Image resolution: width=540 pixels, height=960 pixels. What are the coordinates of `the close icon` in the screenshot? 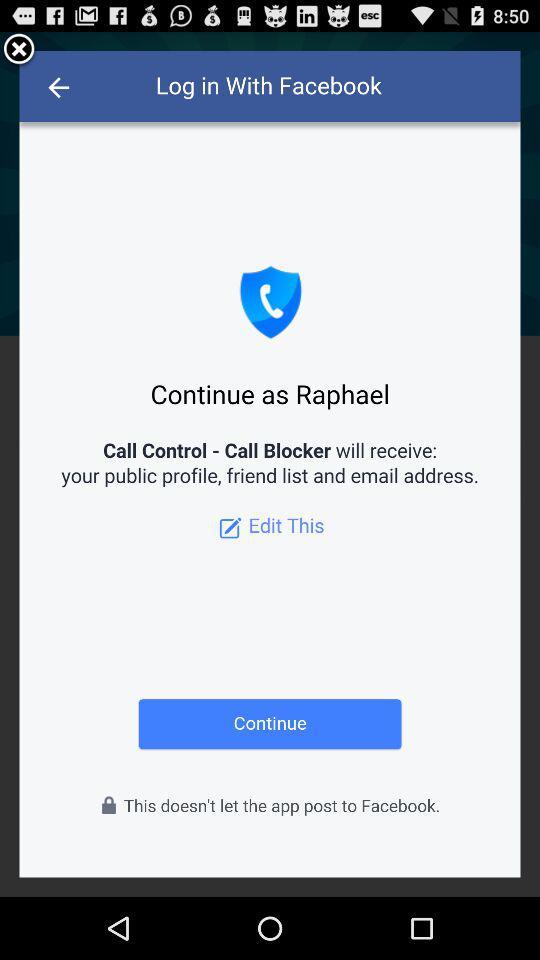 It's located at (18, 53).